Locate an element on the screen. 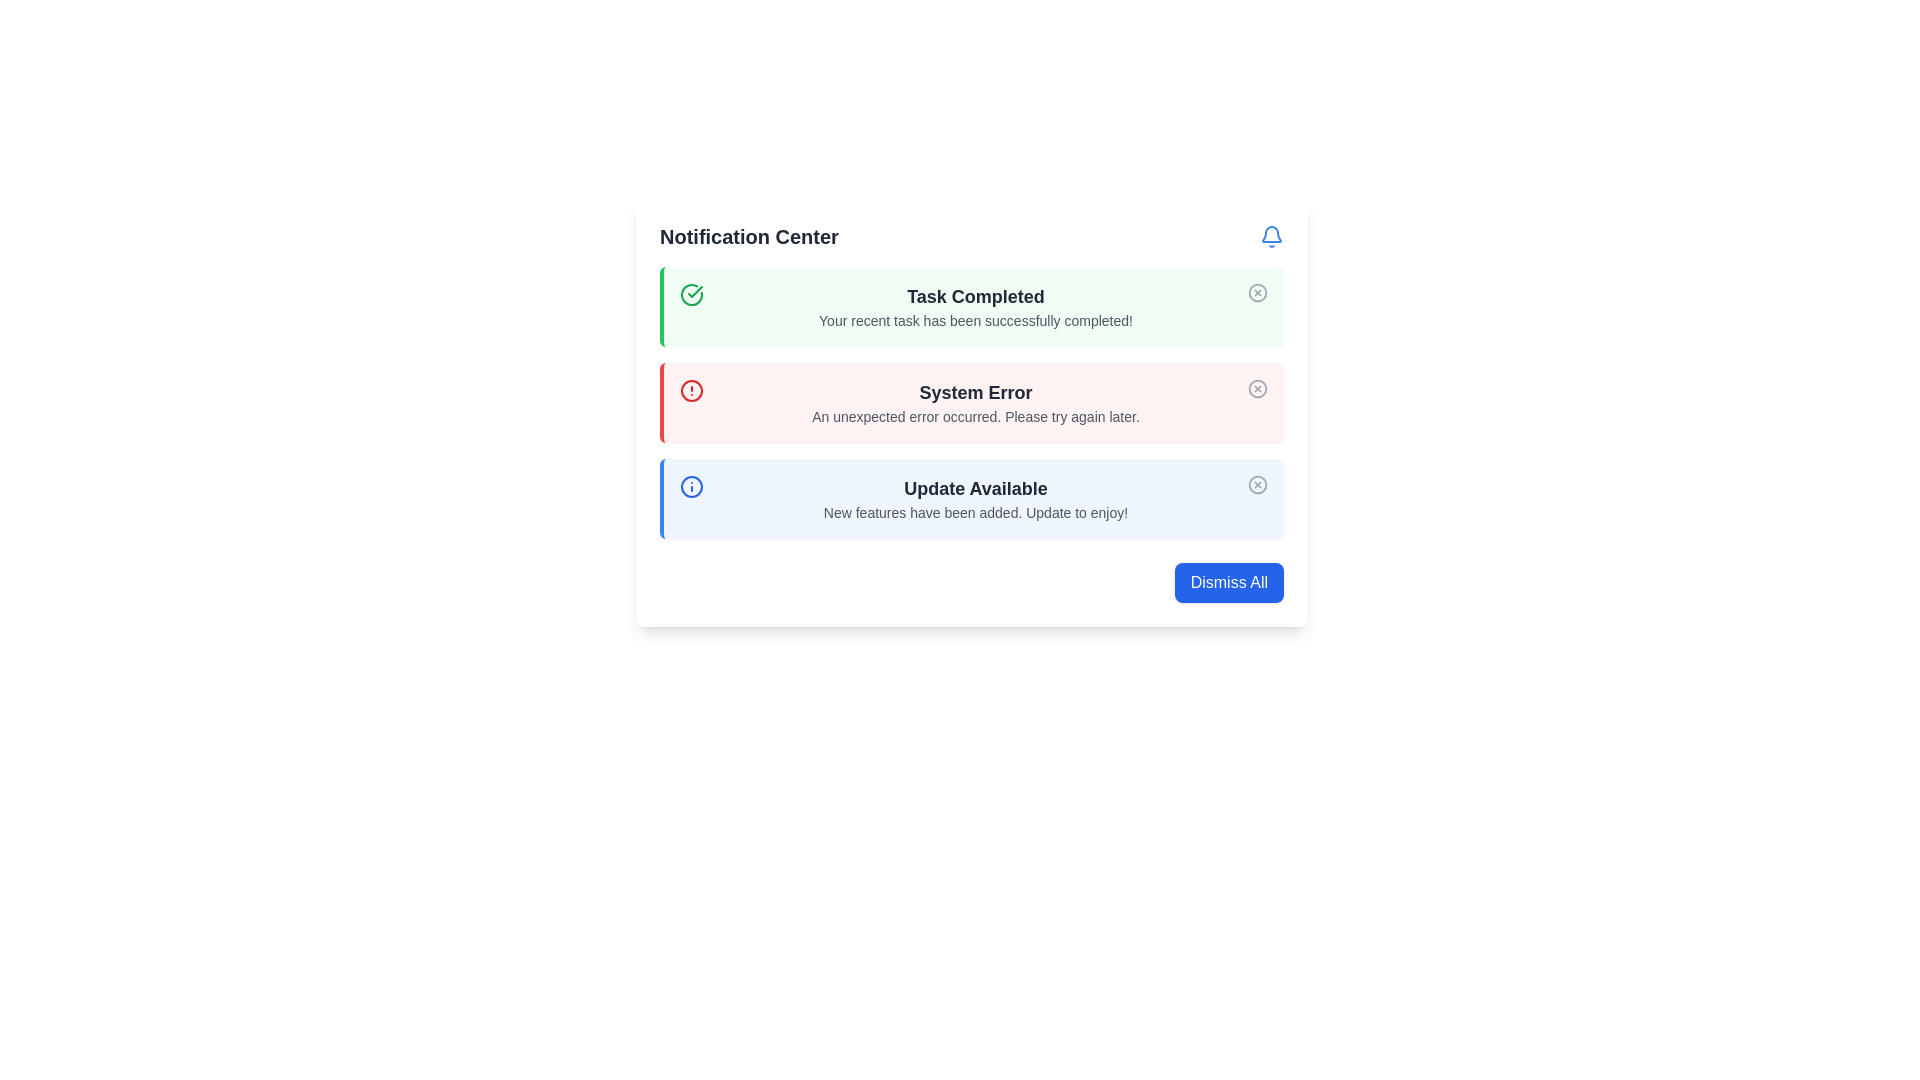 This screenshot has height=1080, width=1920. the Text Label that provides additional details regarding the notification titled 'Update Available', which is located directly below the header text within the blue-bordered notification box is located at coordinates (975, 512).